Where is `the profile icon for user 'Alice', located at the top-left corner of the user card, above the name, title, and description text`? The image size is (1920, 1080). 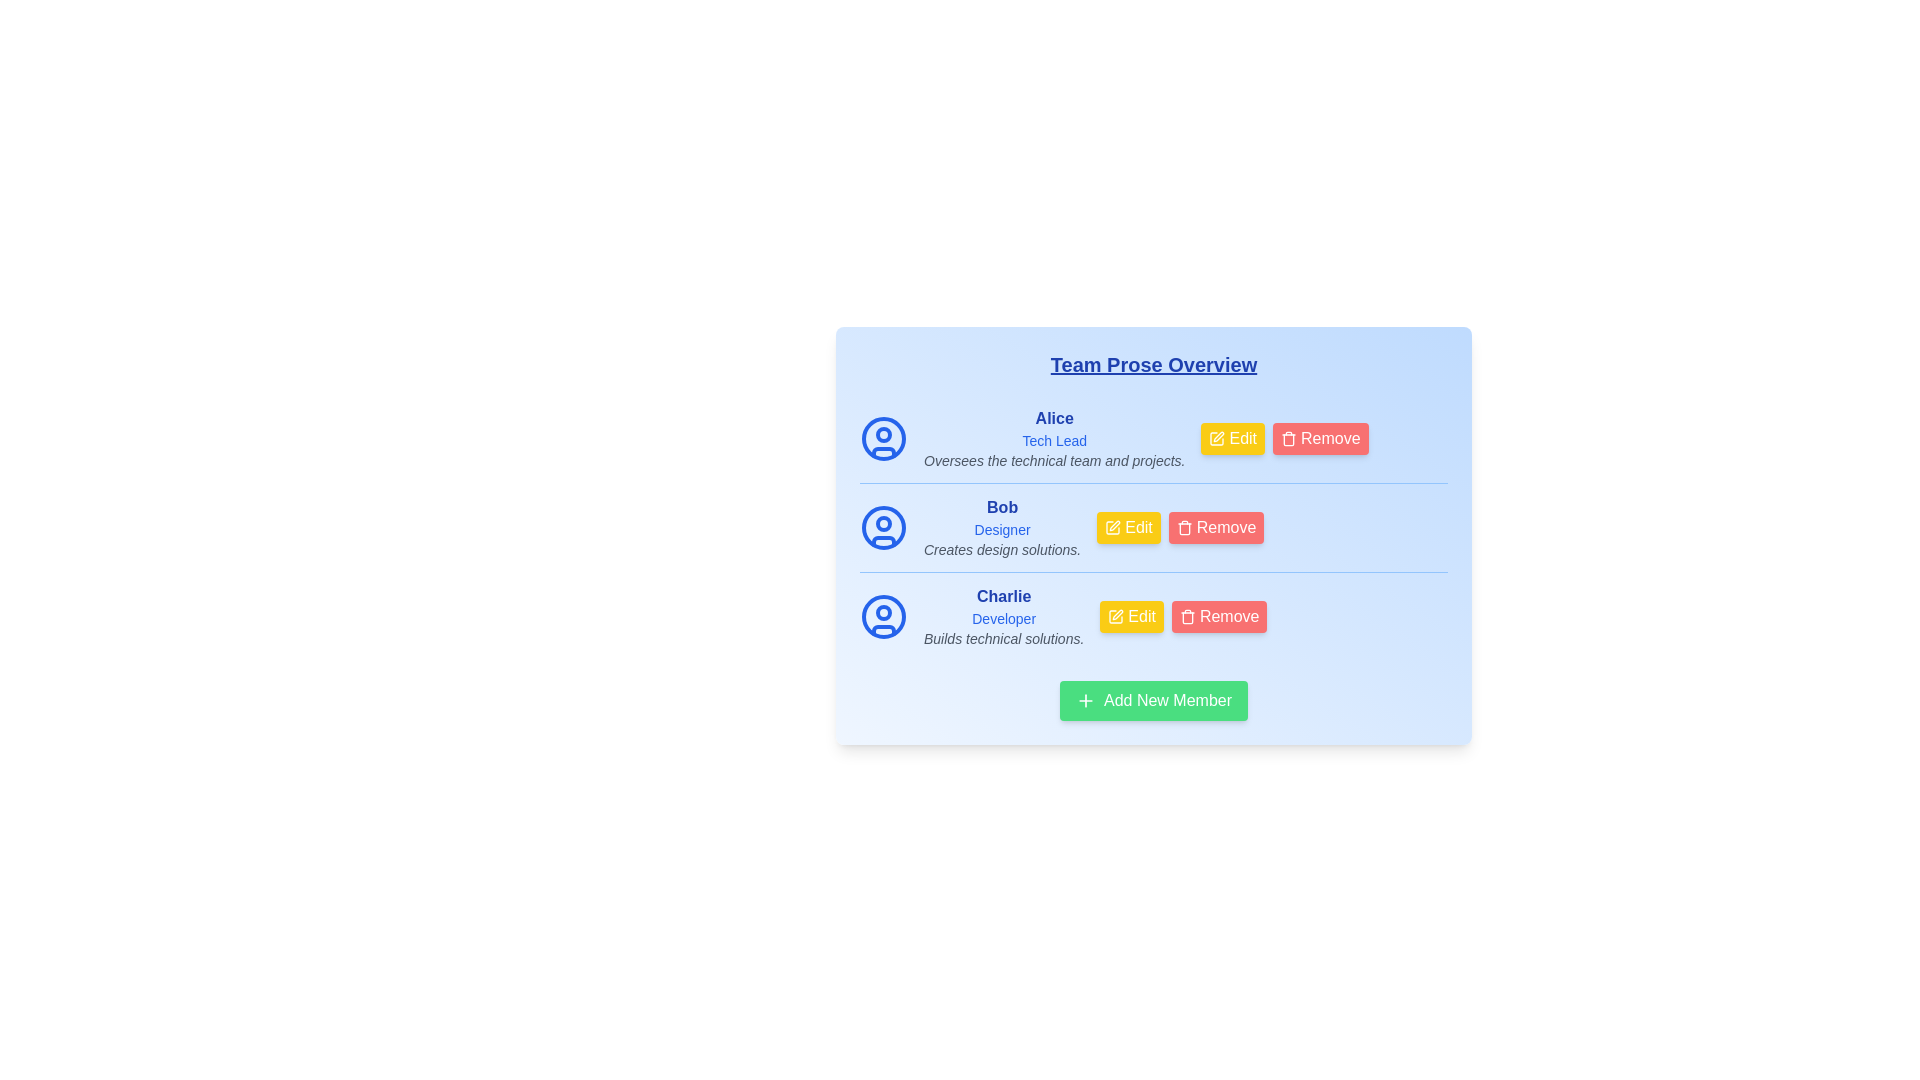 the profile icon for user 'Alice', located at the top-left corner of the user card, above the name, title, and description text is located at coordinates (882, 438).